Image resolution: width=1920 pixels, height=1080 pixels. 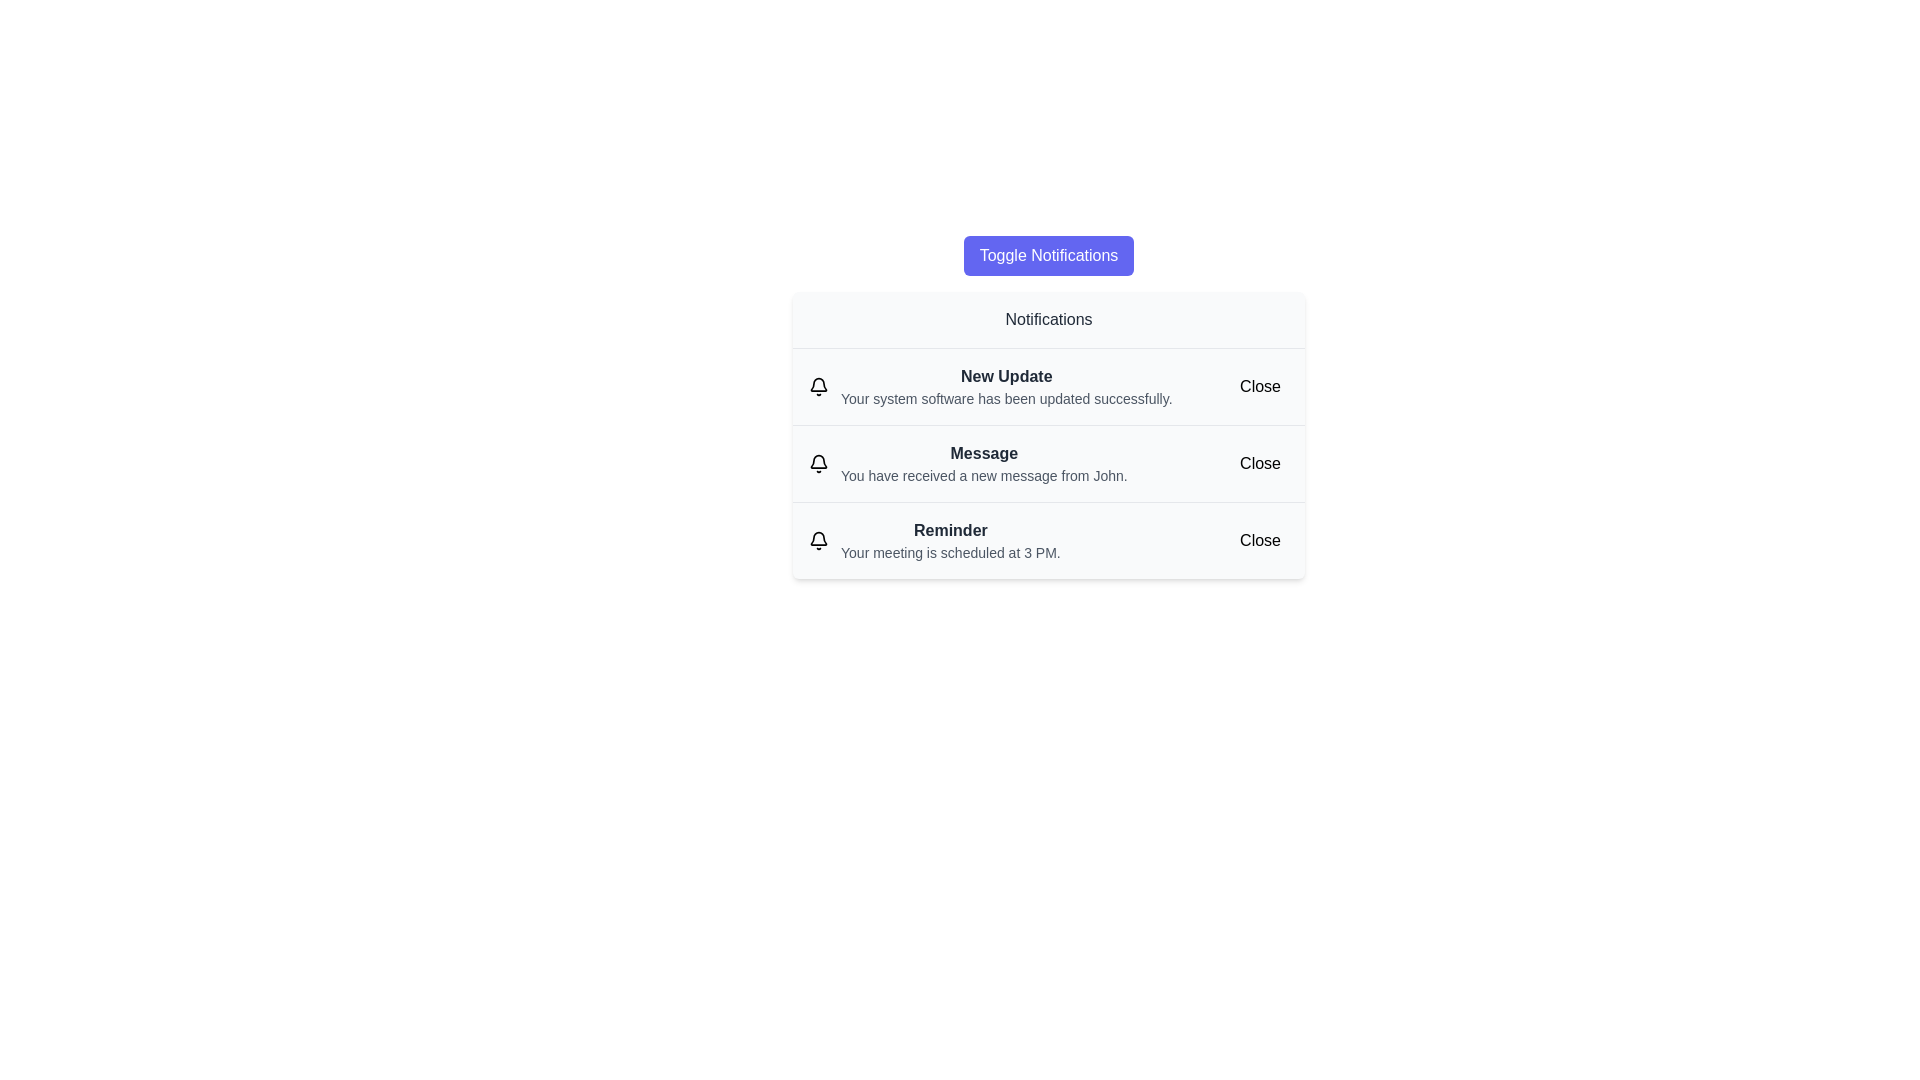 What do you see at coordinates (1259, 540) in the screenshot?
I see `the closure button for the notification item, which is positioned at the end of the row containing the text 'Reminder: Your meeting is scheduled at 3 PM.'` at bounding box center [1259, 540].